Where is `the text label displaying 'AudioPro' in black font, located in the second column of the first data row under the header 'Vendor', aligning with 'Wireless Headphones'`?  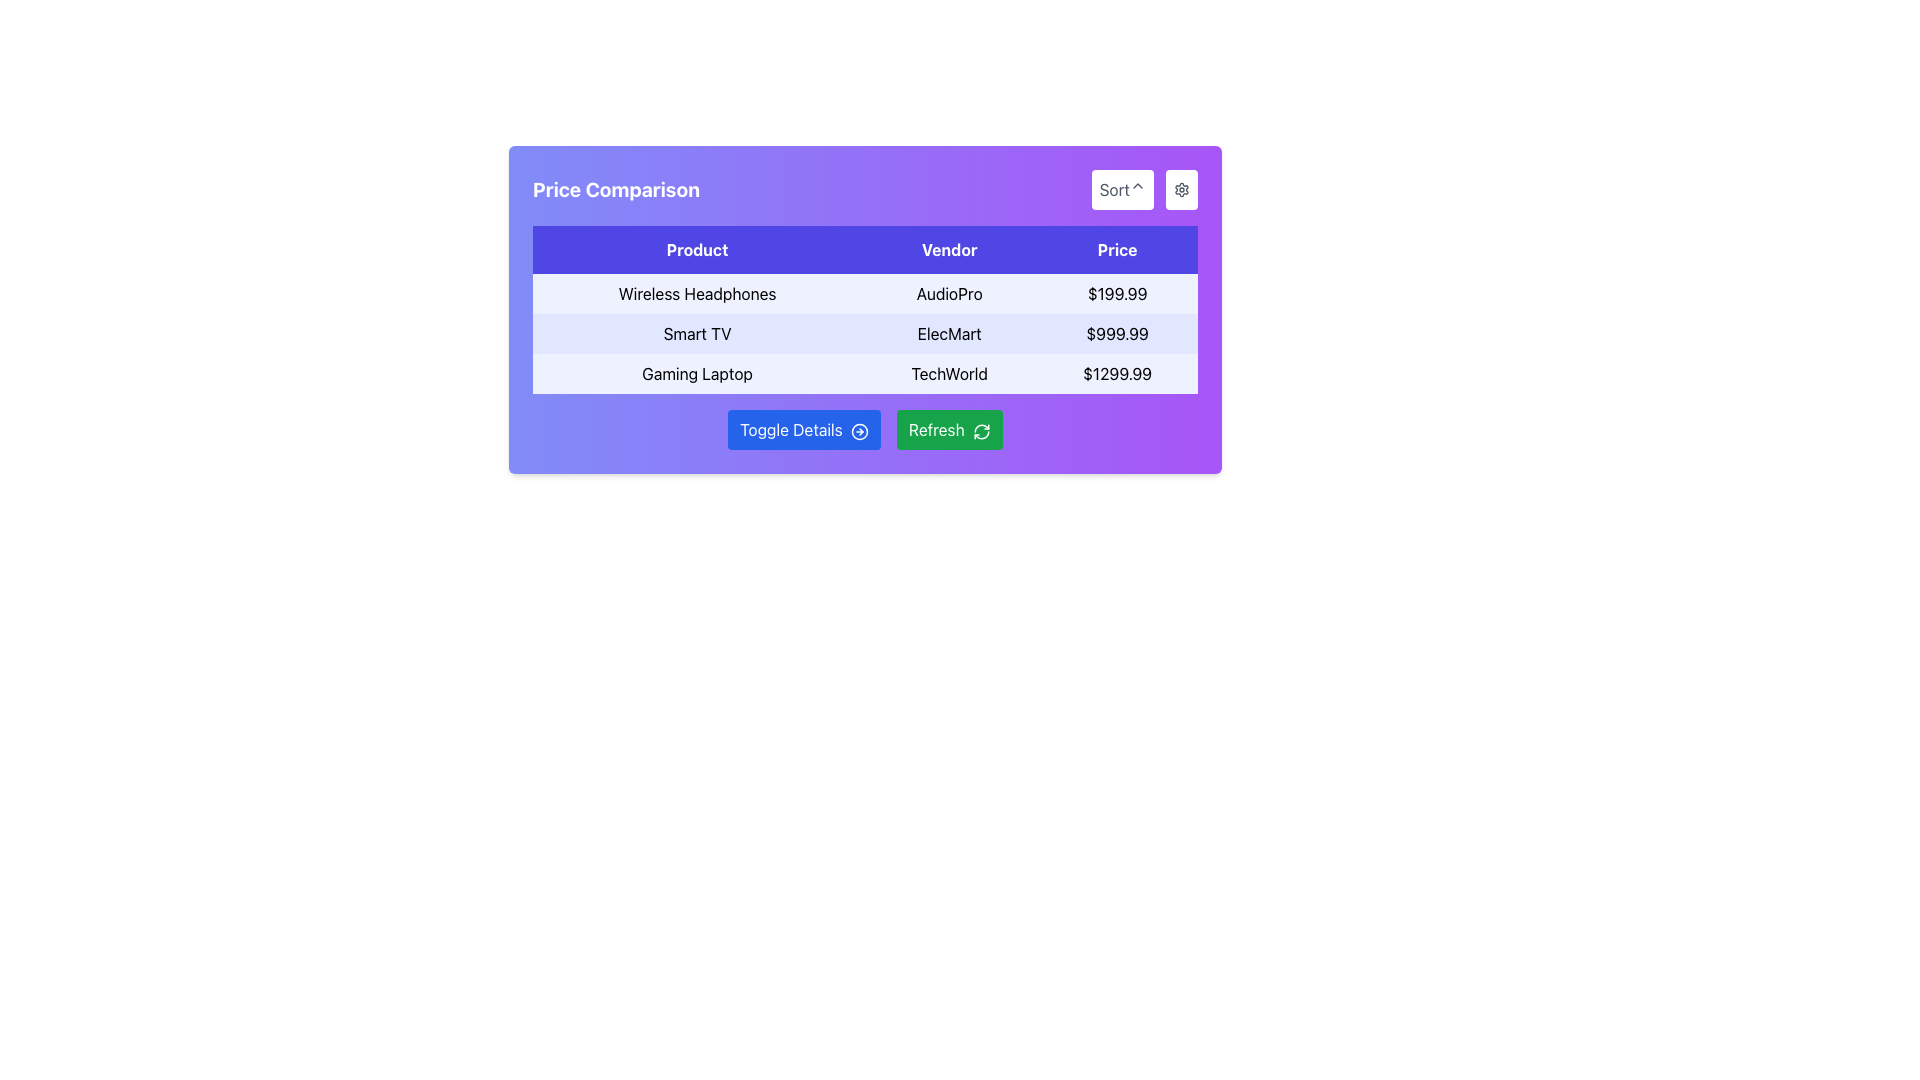
the text label displaying 'AudioPro' in black font, located in the second column of the first data row under the header 'Vendor', aligning with 'Wireless Headphones' is located at coordinates (948, 293).